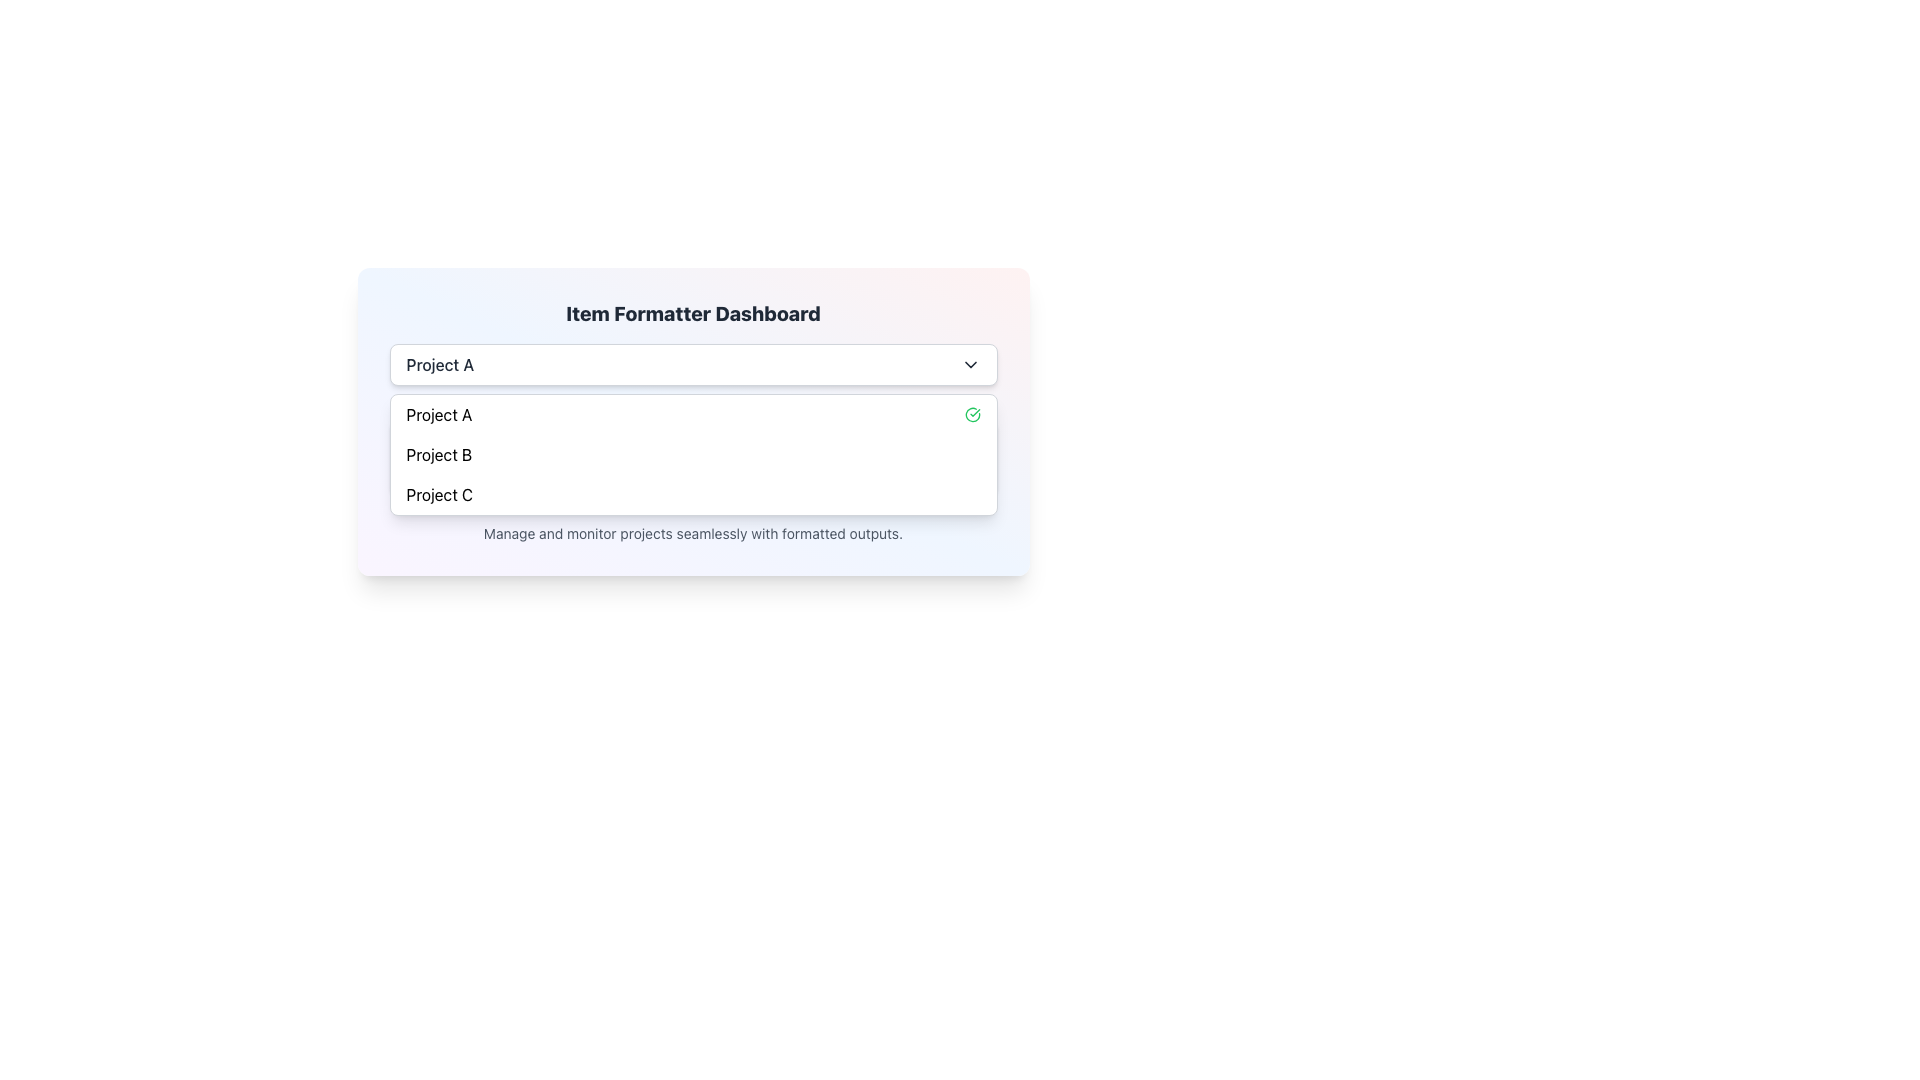 The image size is (1920, 1080). Describe the element at coordinates (693, 455) in the screenshot. I see `the second item in the drop-down menu labeled 'Project B'` at that location.